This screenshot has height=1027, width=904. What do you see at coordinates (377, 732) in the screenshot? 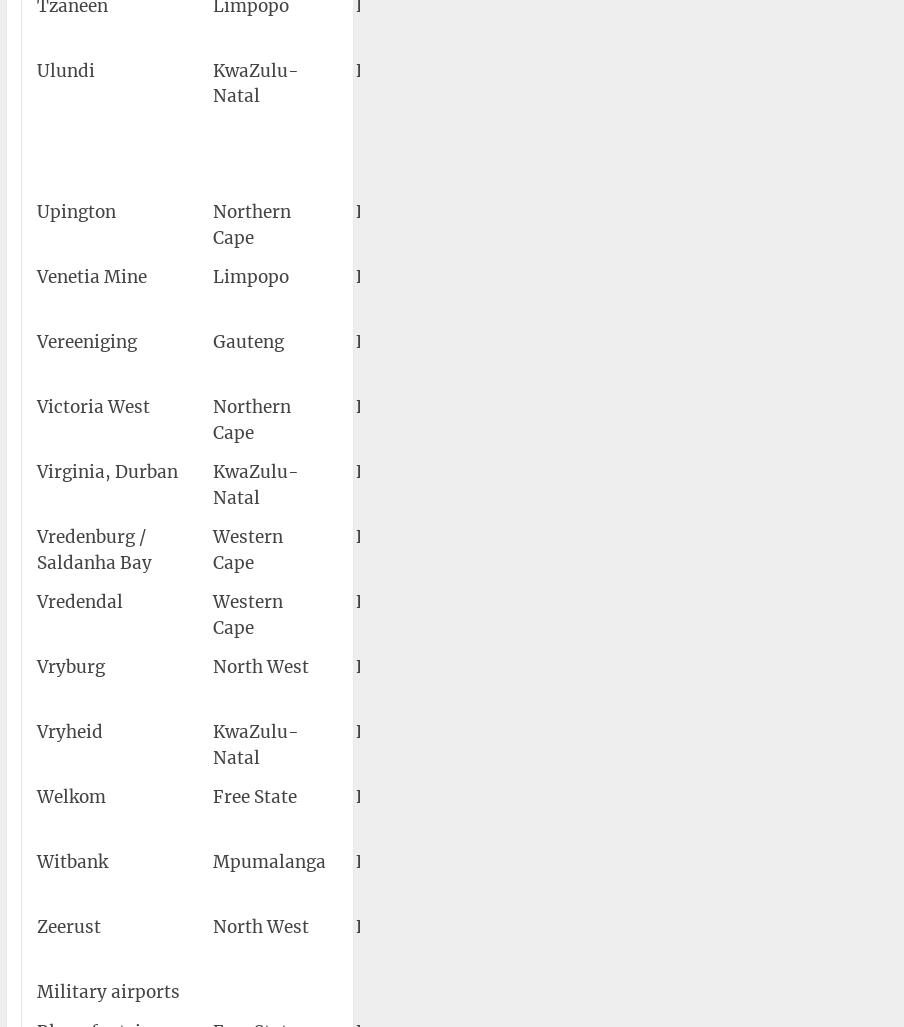
I see `'FAVY'` at bounding box center [377, 732].